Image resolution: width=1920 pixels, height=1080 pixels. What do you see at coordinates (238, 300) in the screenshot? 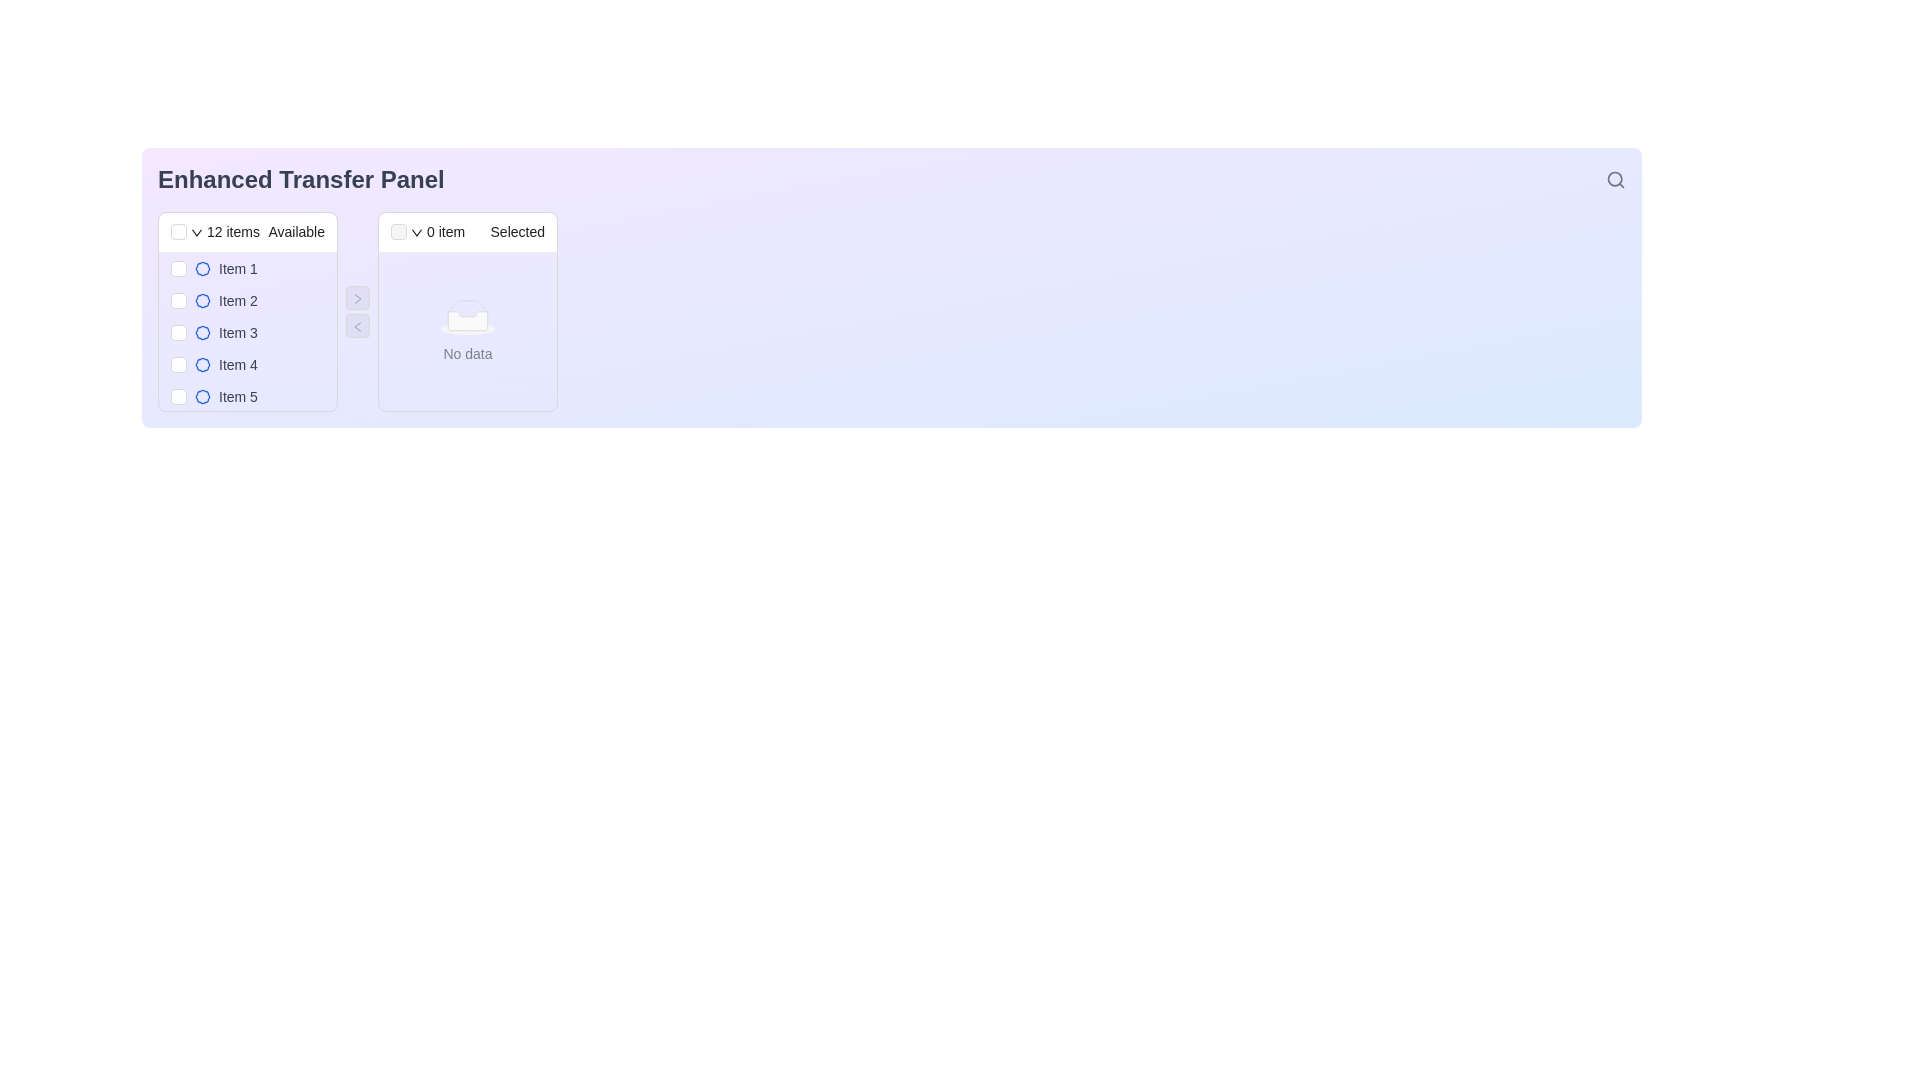
I see `information from the text label associated with 'Item 2', which is positioned beneath 'Item 1' in the 'Available' section` at bounding box center [238, 300].